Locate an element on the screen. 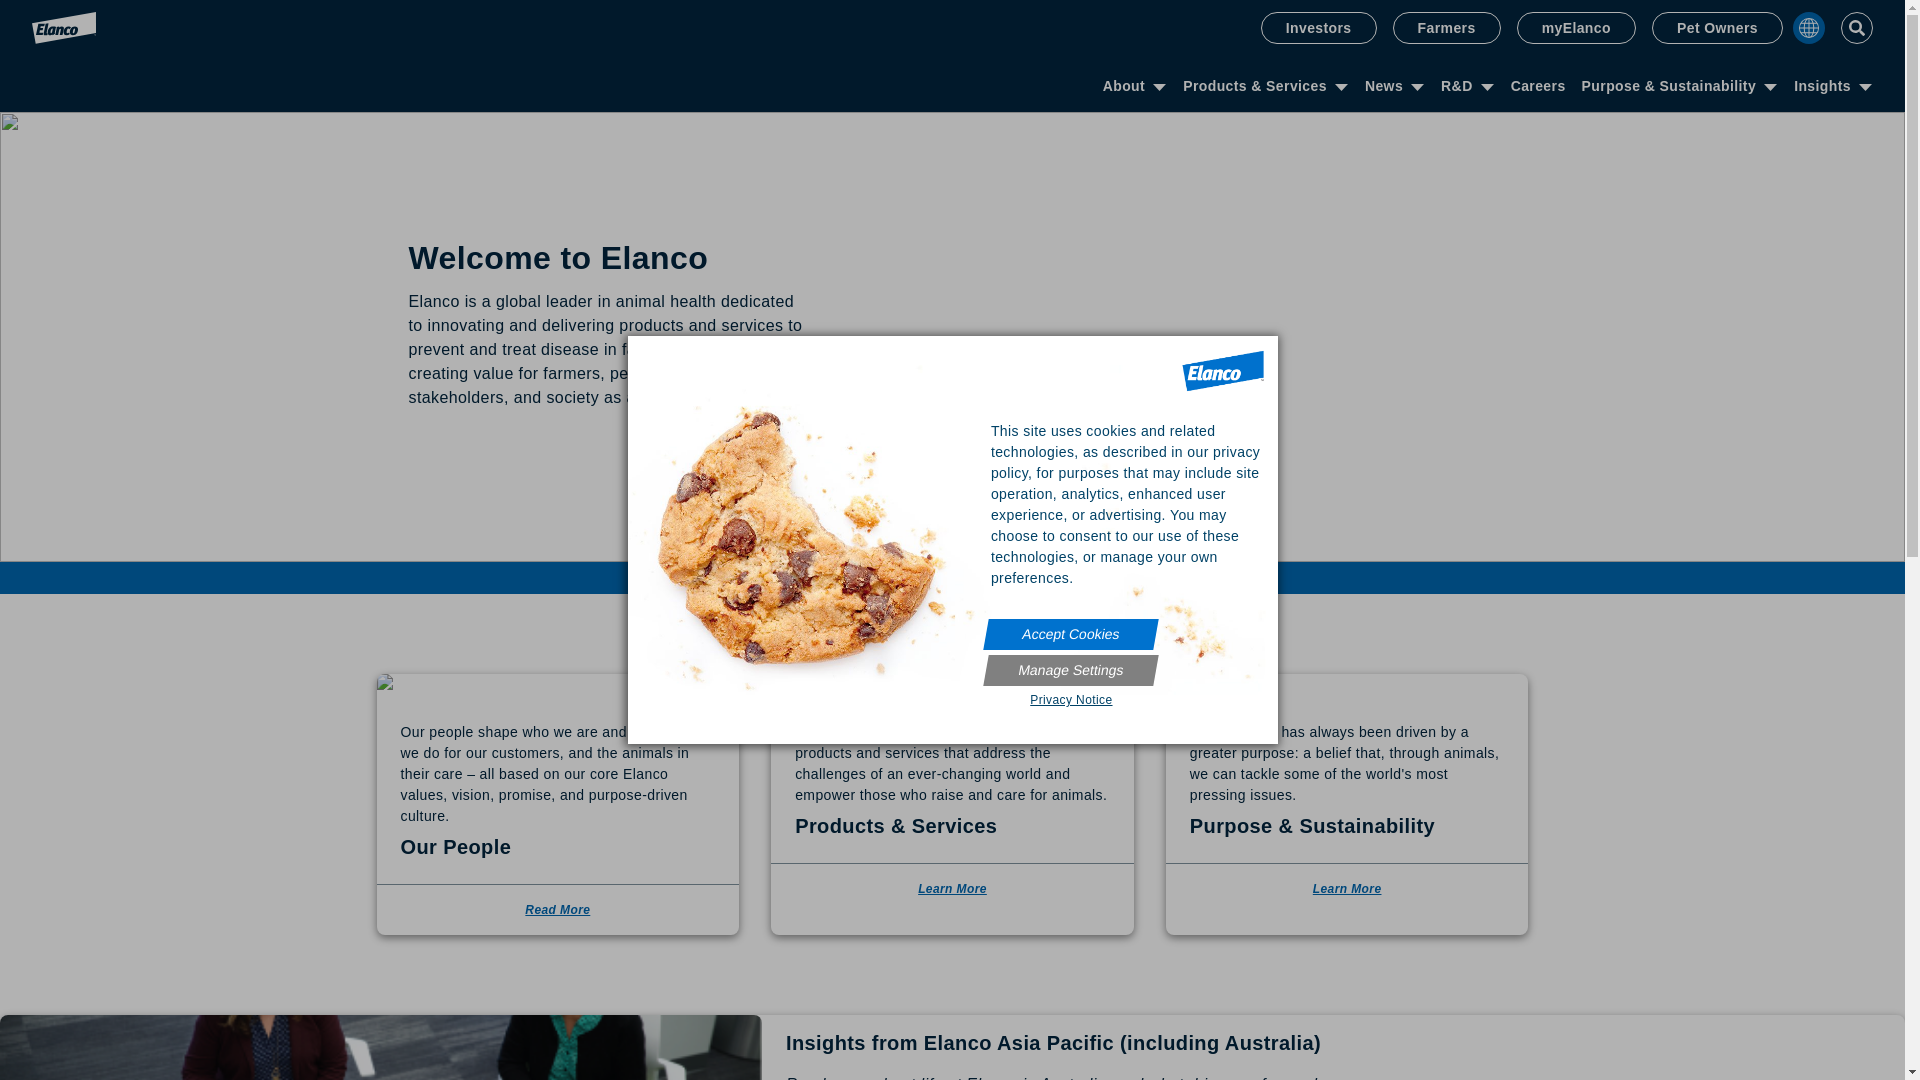  'About' is located at coordinates (1123, 87).